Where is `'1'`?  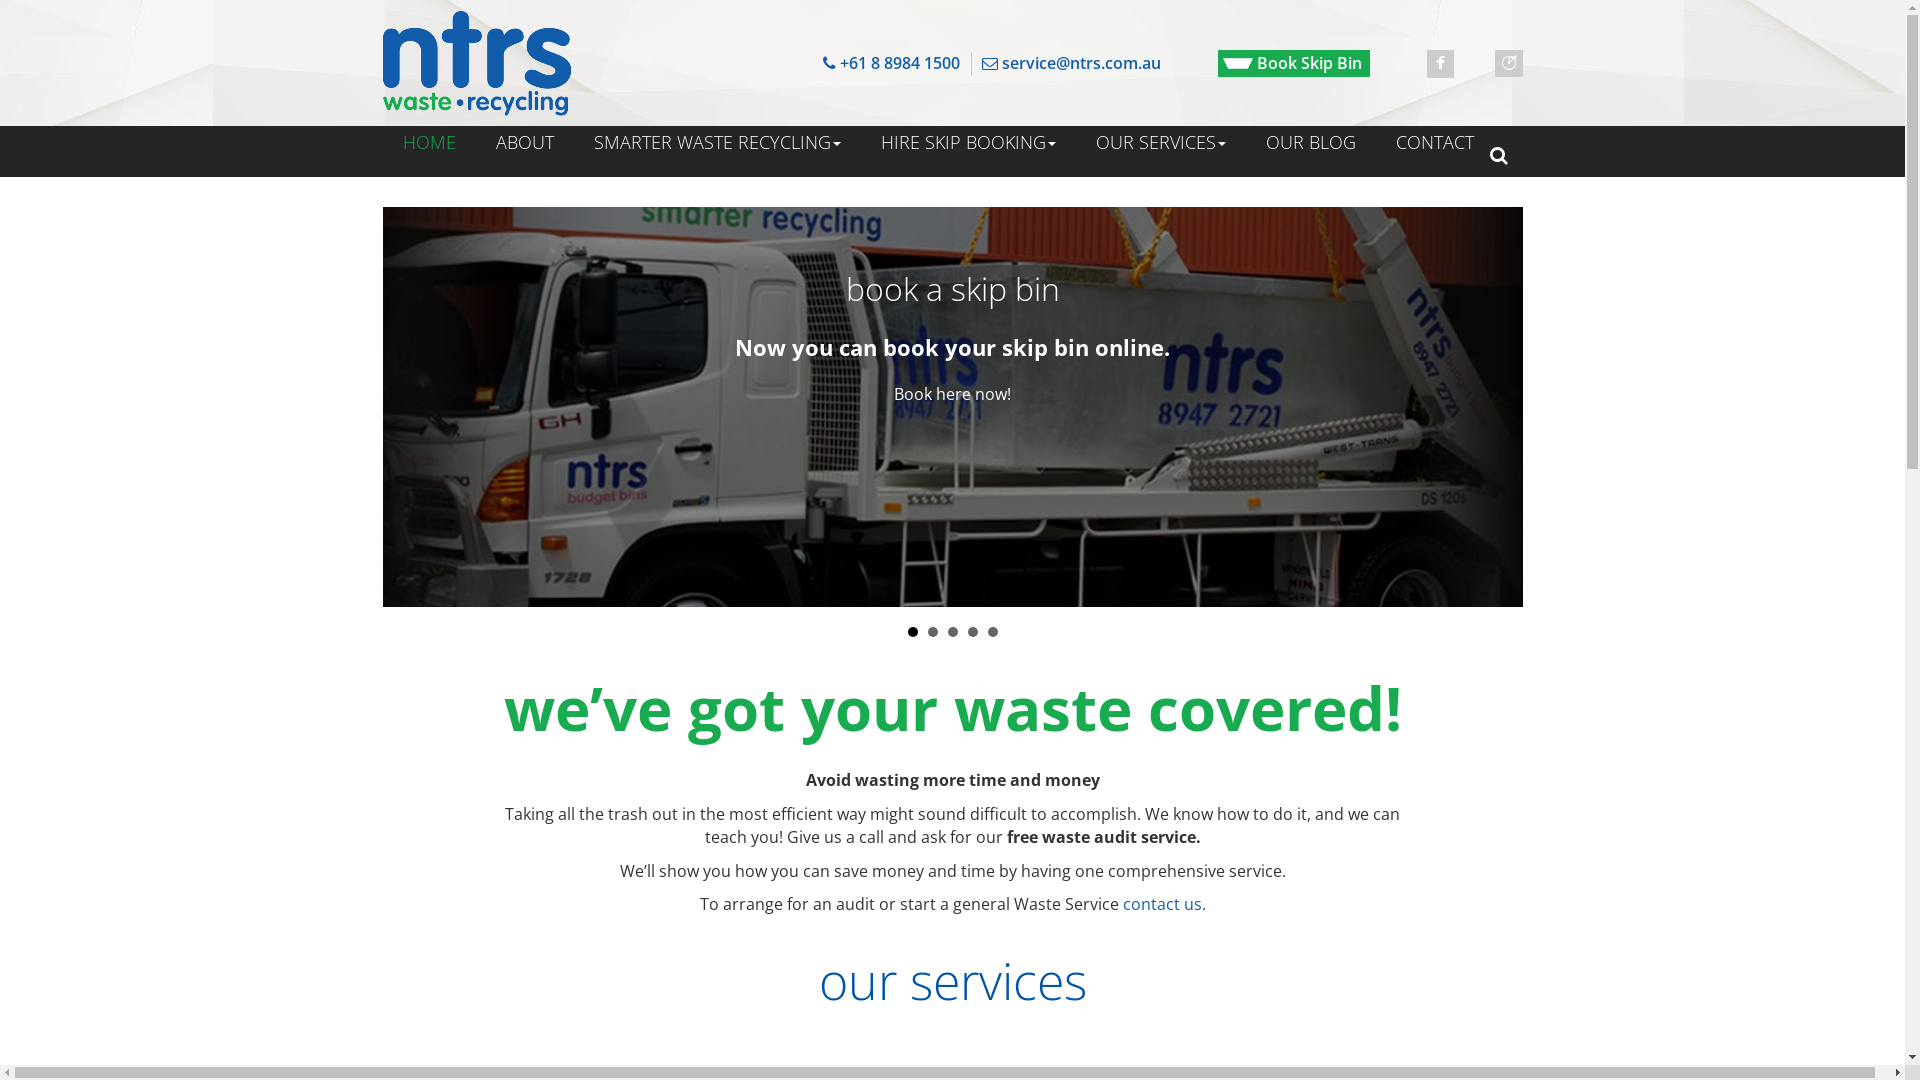 '1' is located at coordinates (911, 632).